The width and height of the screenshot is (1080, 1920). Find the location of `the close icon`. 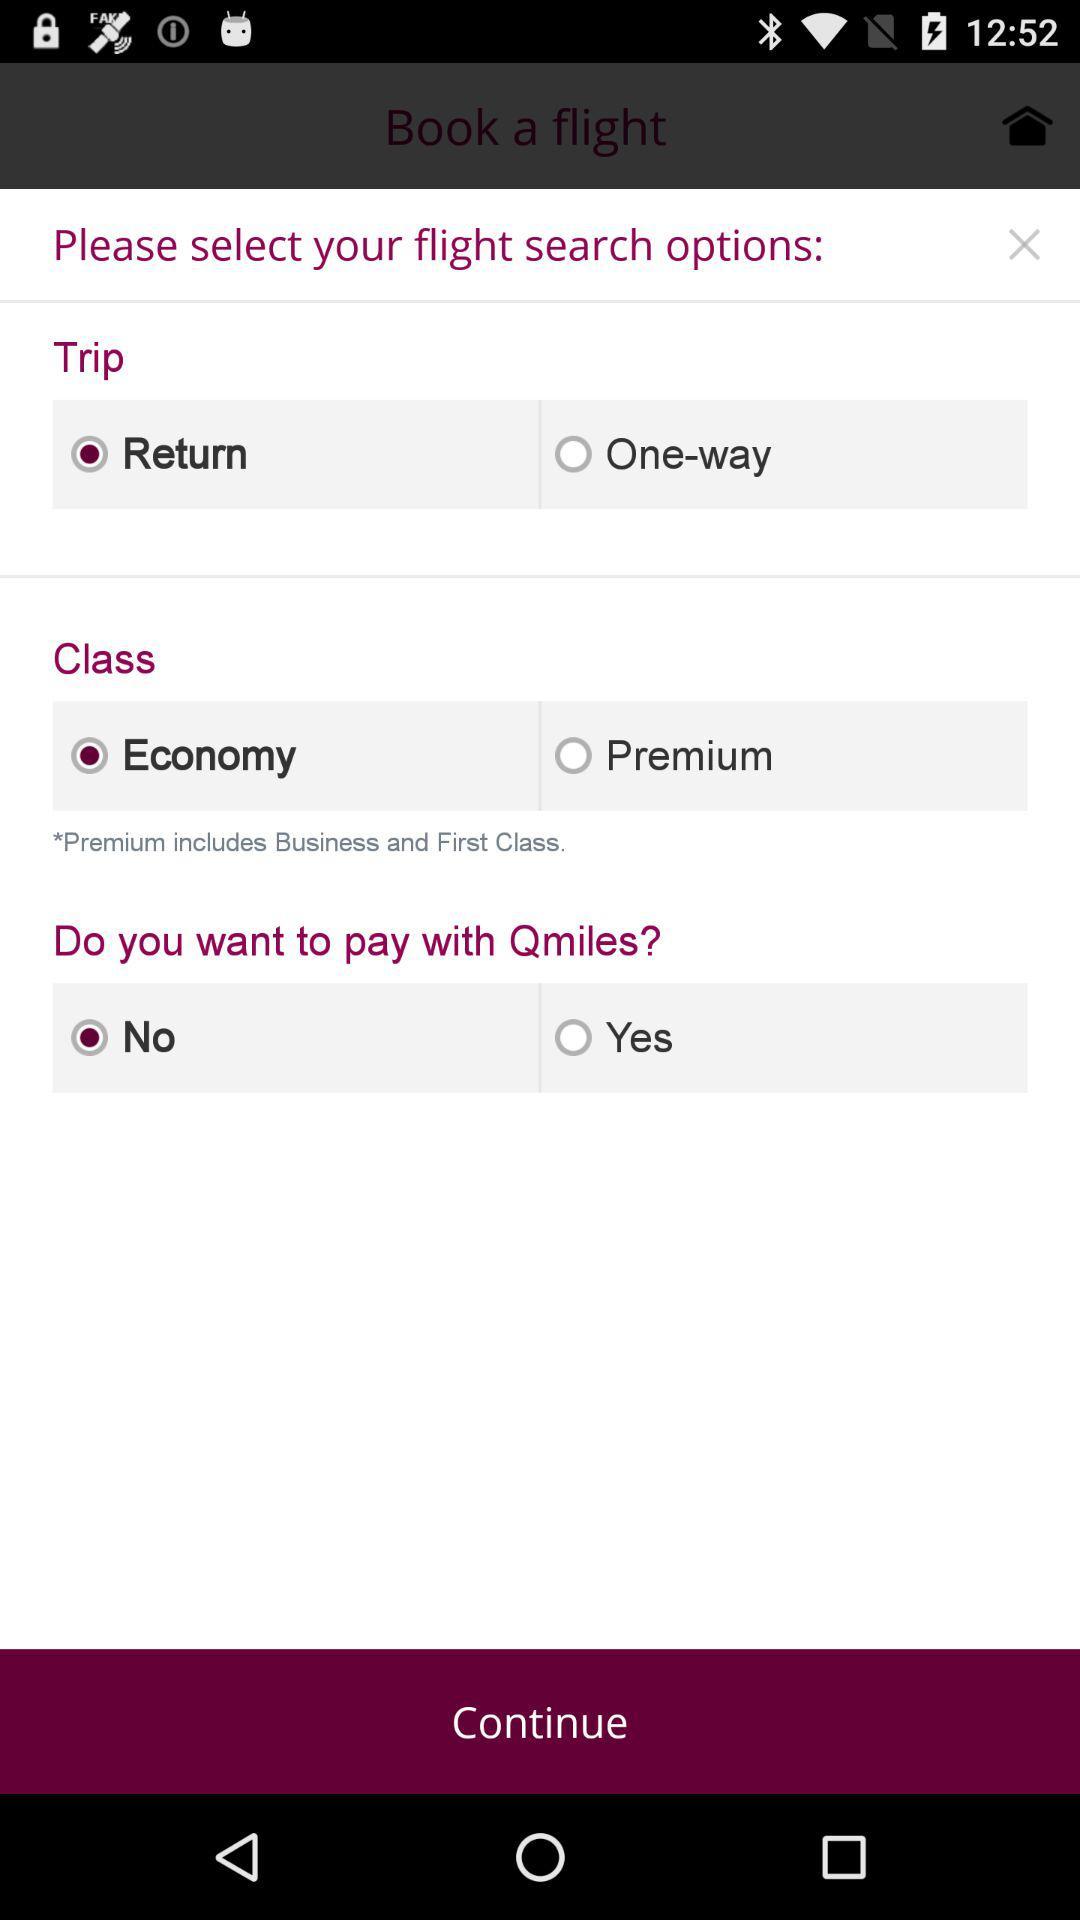

the close icon is located at coordinates (1024, 260).